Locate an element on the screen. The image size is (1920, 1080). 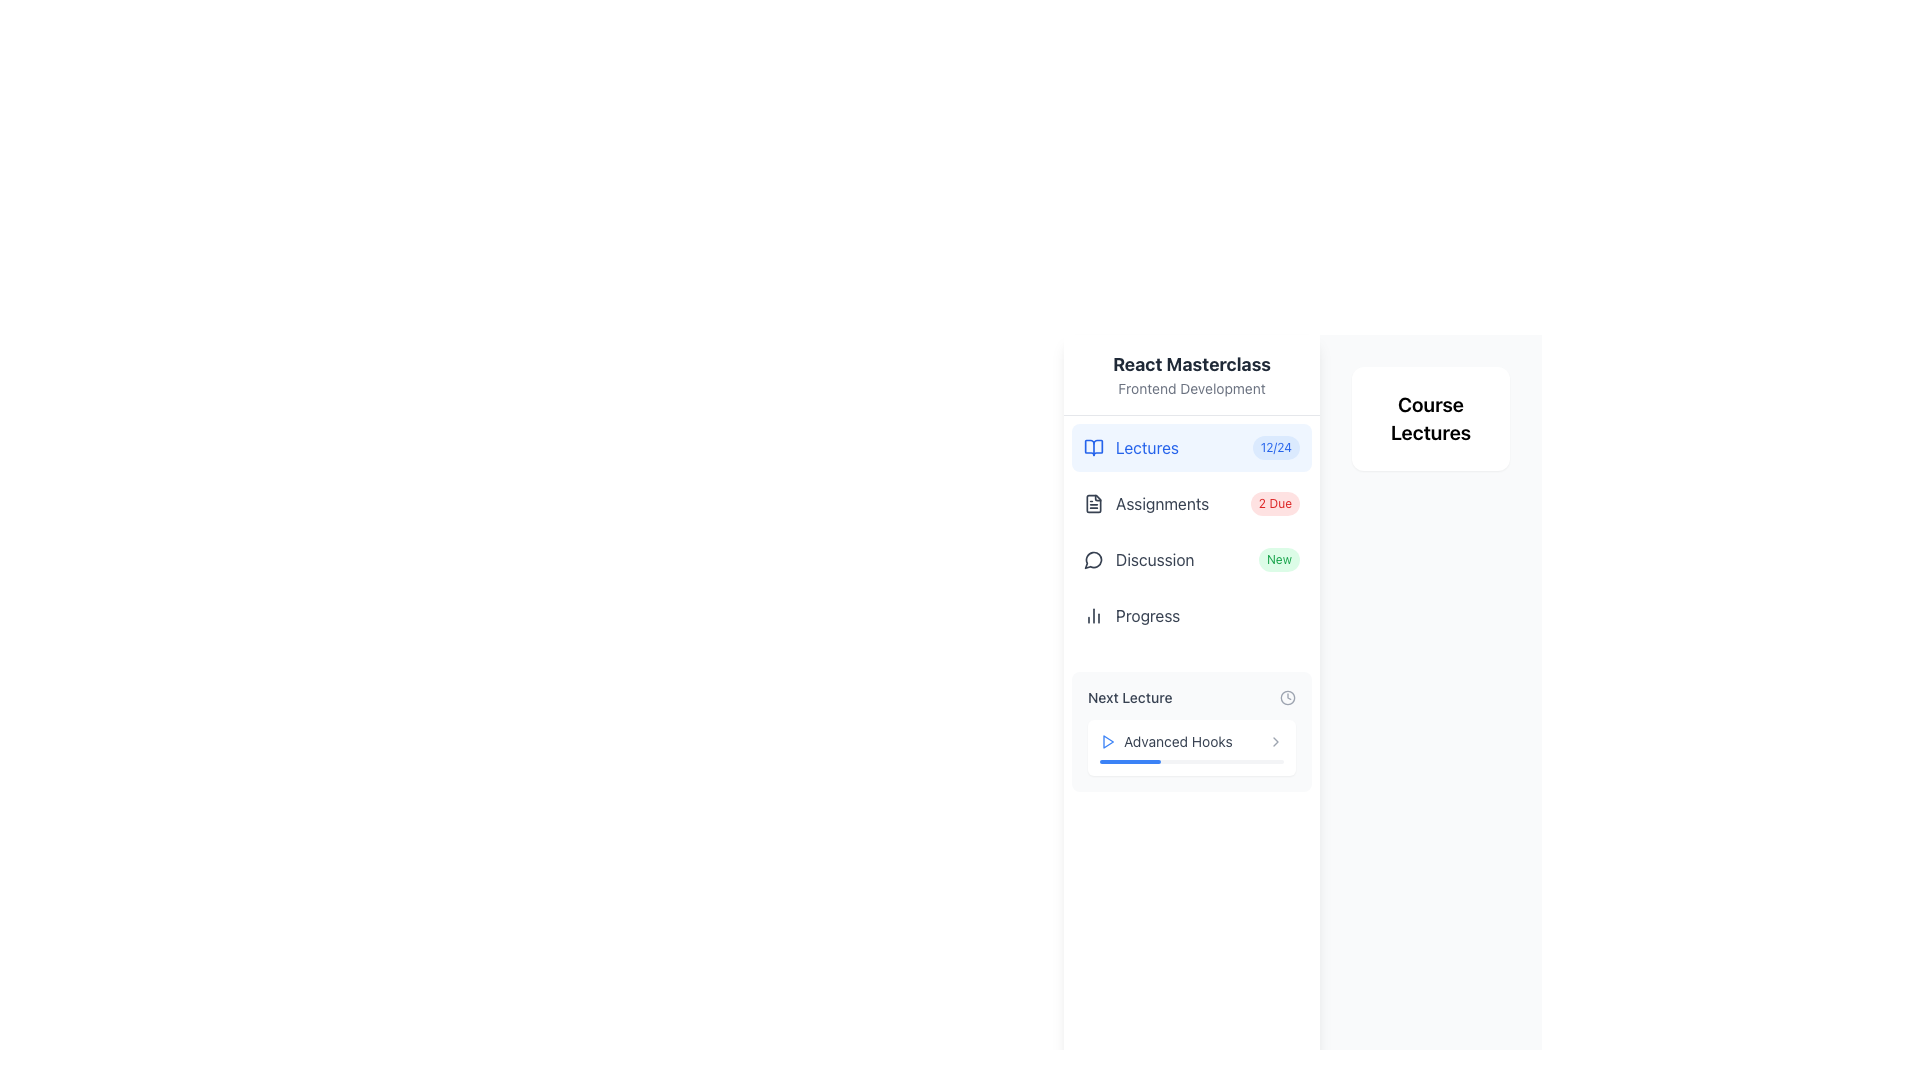
displayed value '12/24' from the small oval-shaped light blue badge located to the right of the 'Lectures' label in the navigation panel is located at coordinates (1275, 446).